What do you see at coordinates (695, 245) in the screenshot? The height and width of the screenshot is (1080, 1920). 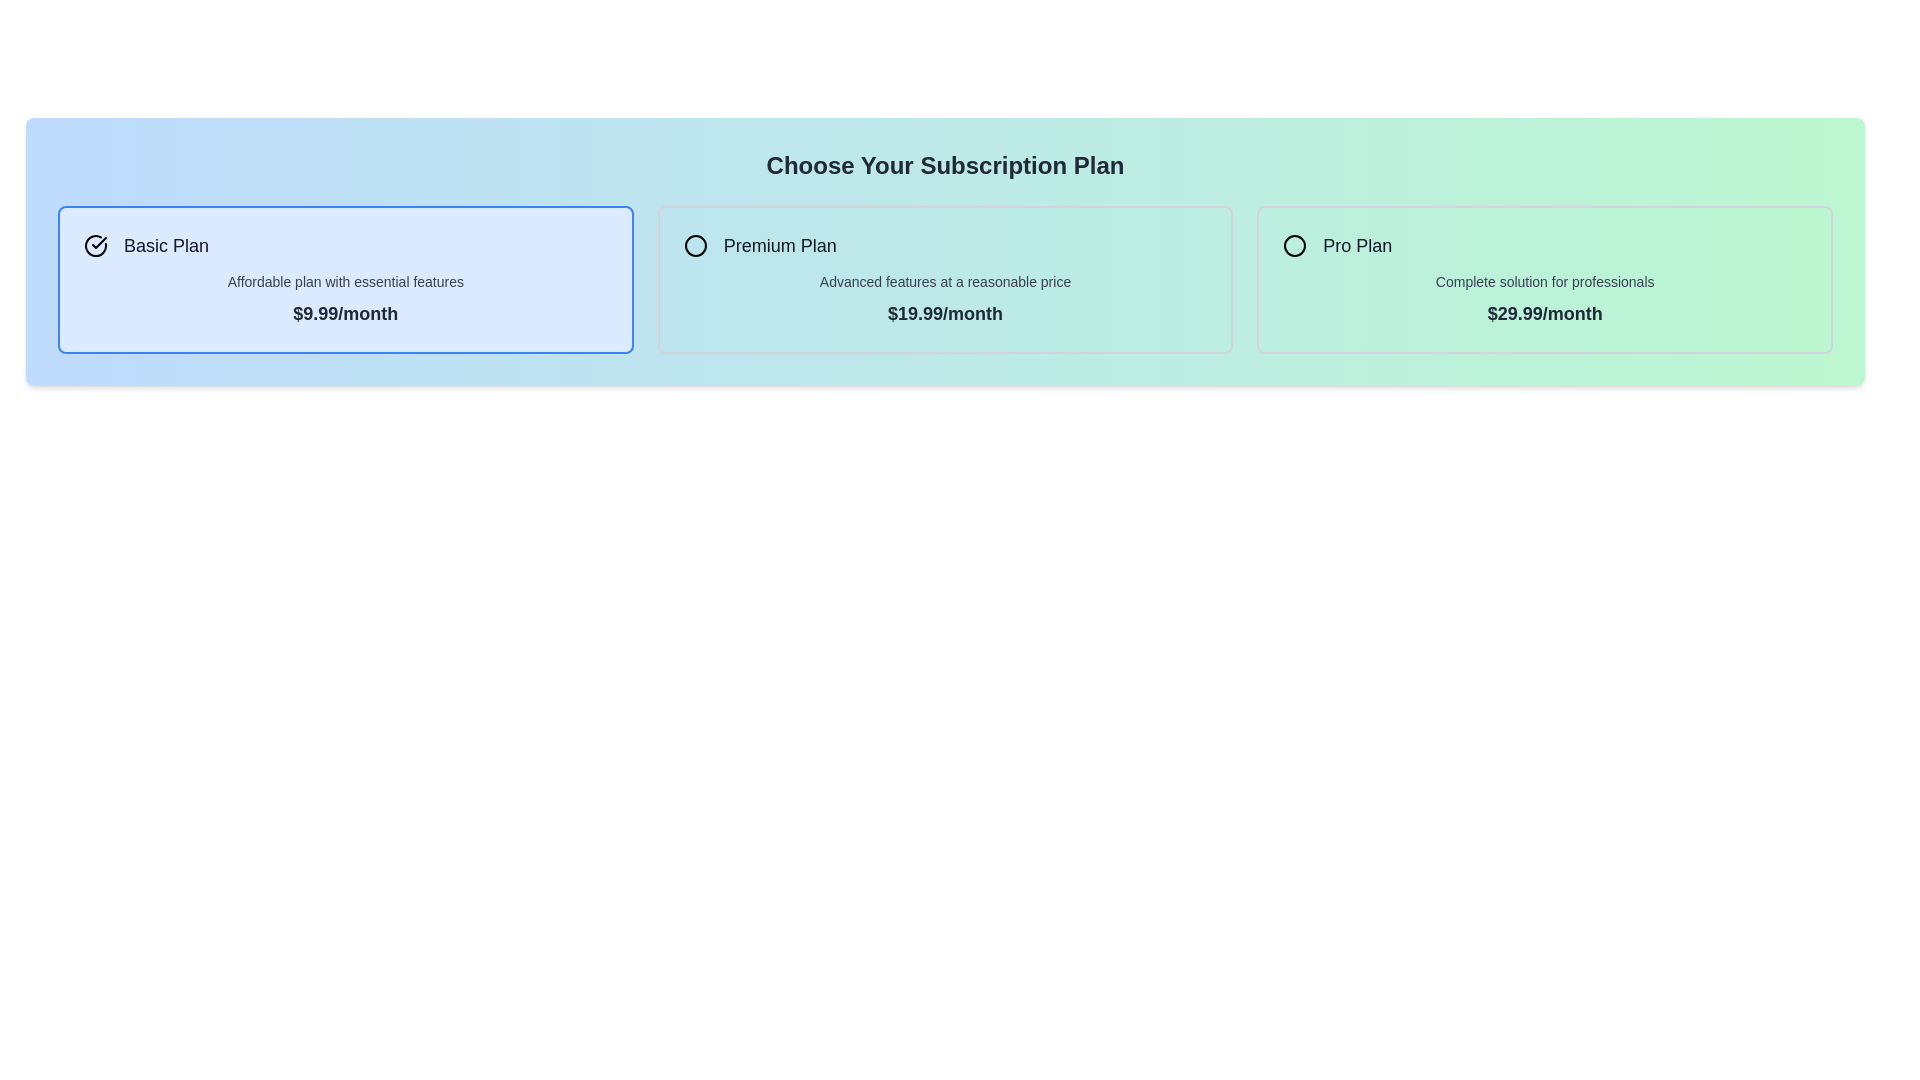 I see `the selection indicator checkbox styled as a radio button` at bounding box center [695, 245].